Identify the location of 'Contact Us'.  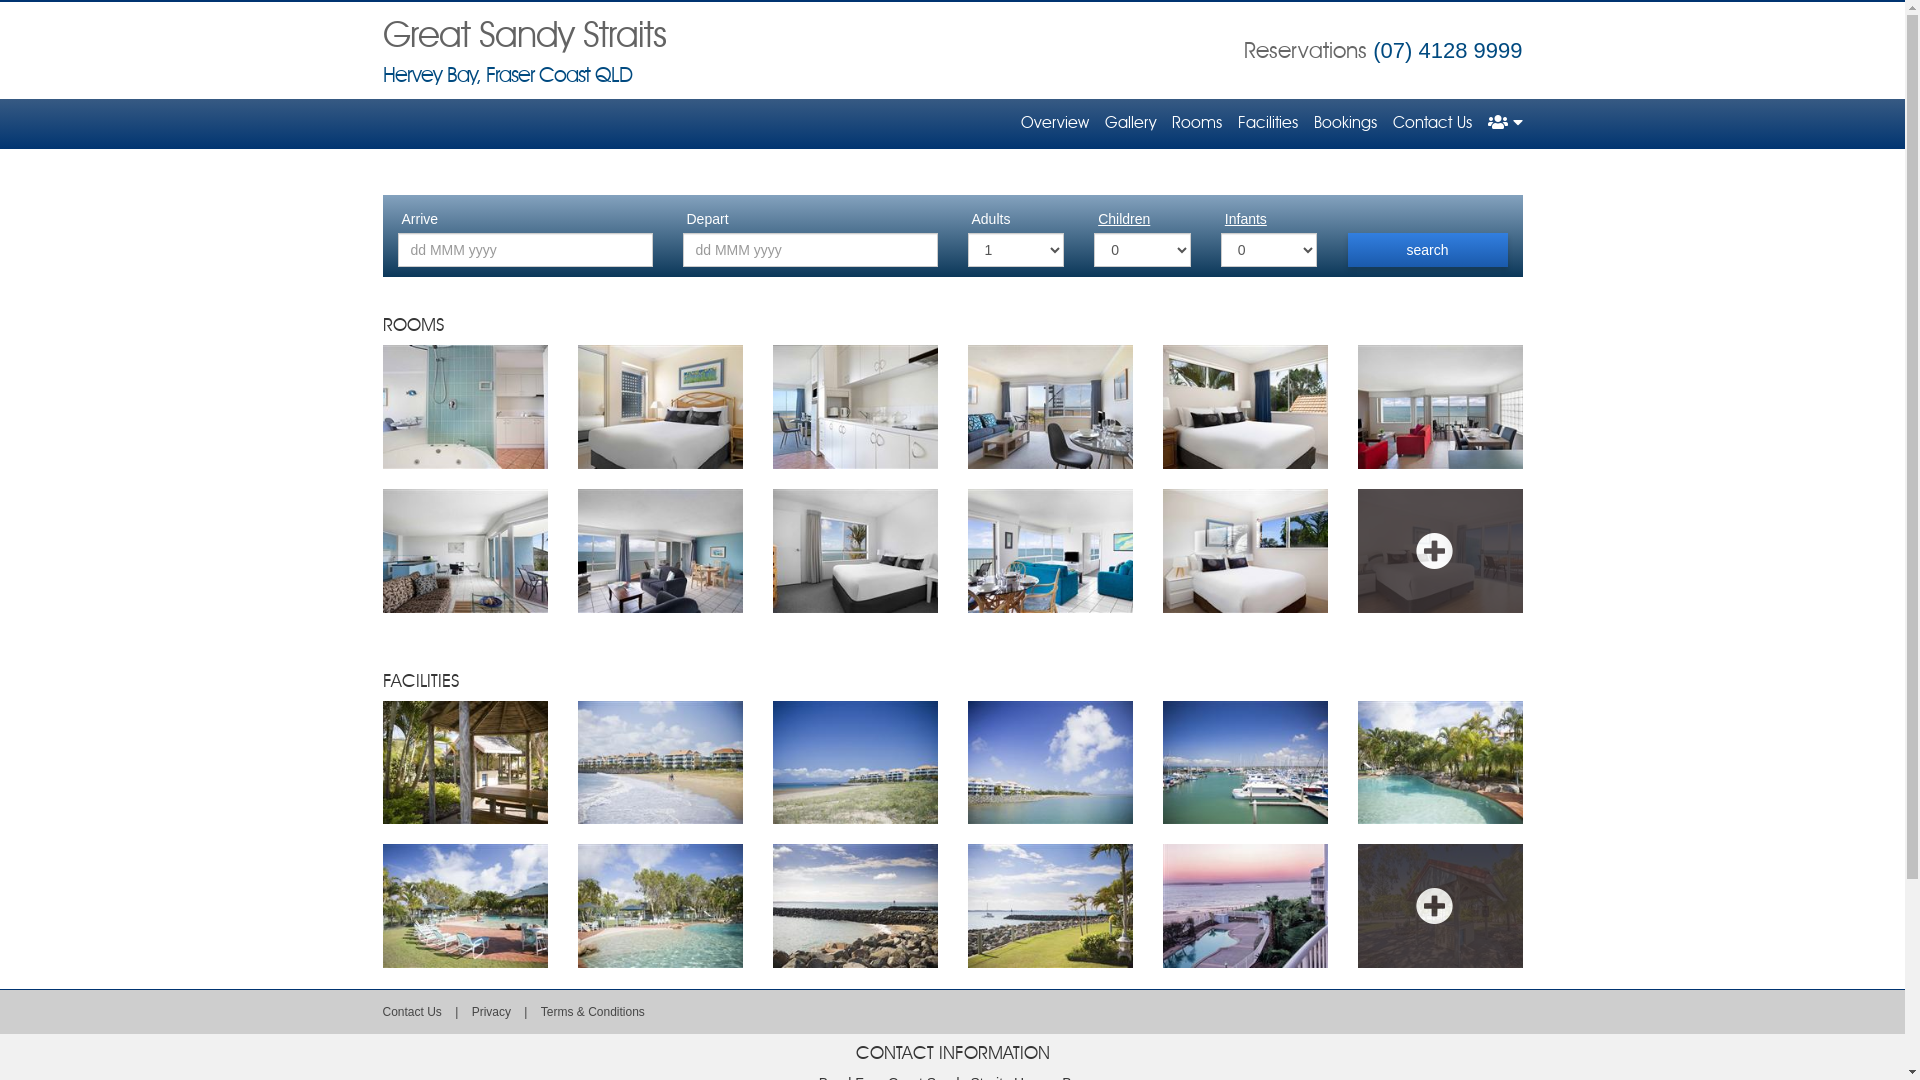
(410, 1011).